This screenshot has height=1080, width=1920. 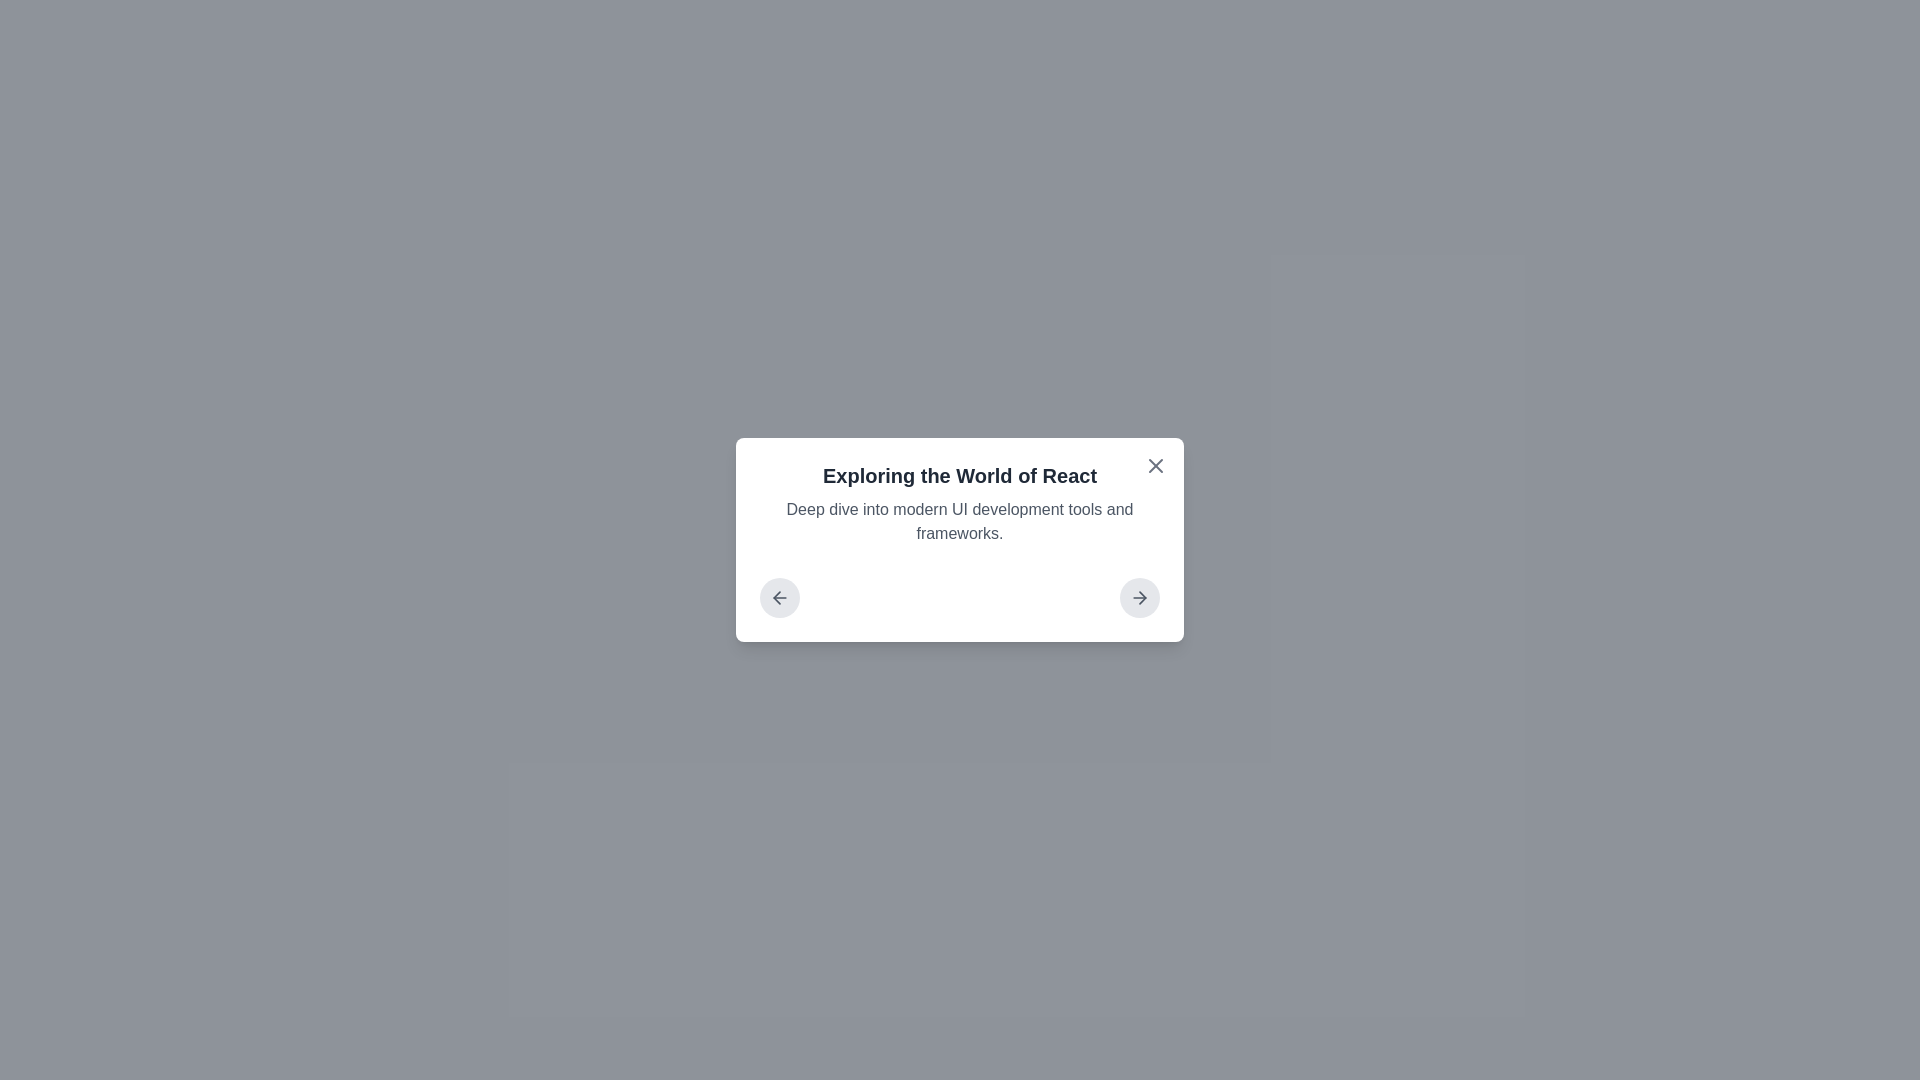 I want to click on the descriptive subtitle text located in the modal interface, directly below the heading 'Exploring the World of React', so click(x=960, y=520).